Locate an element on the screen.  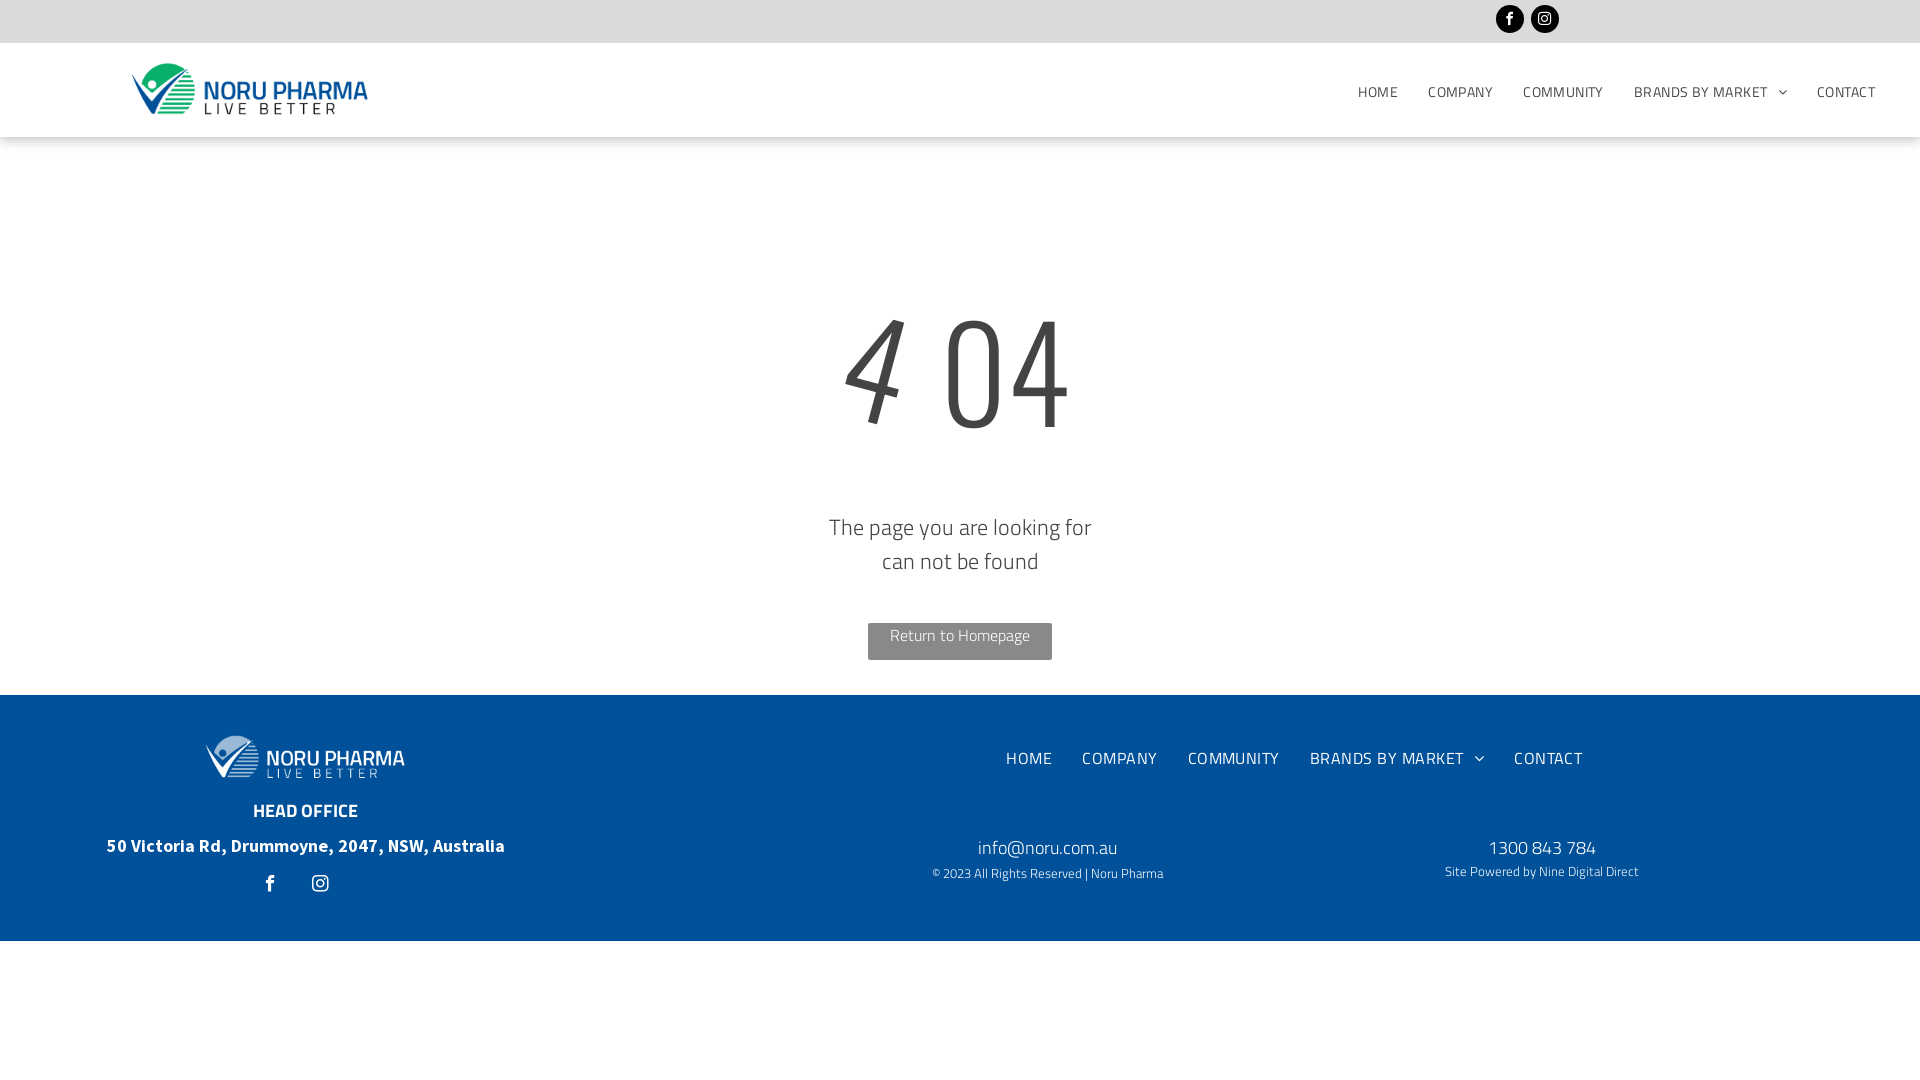
'HOME' is located at coordinates (1376, 91).